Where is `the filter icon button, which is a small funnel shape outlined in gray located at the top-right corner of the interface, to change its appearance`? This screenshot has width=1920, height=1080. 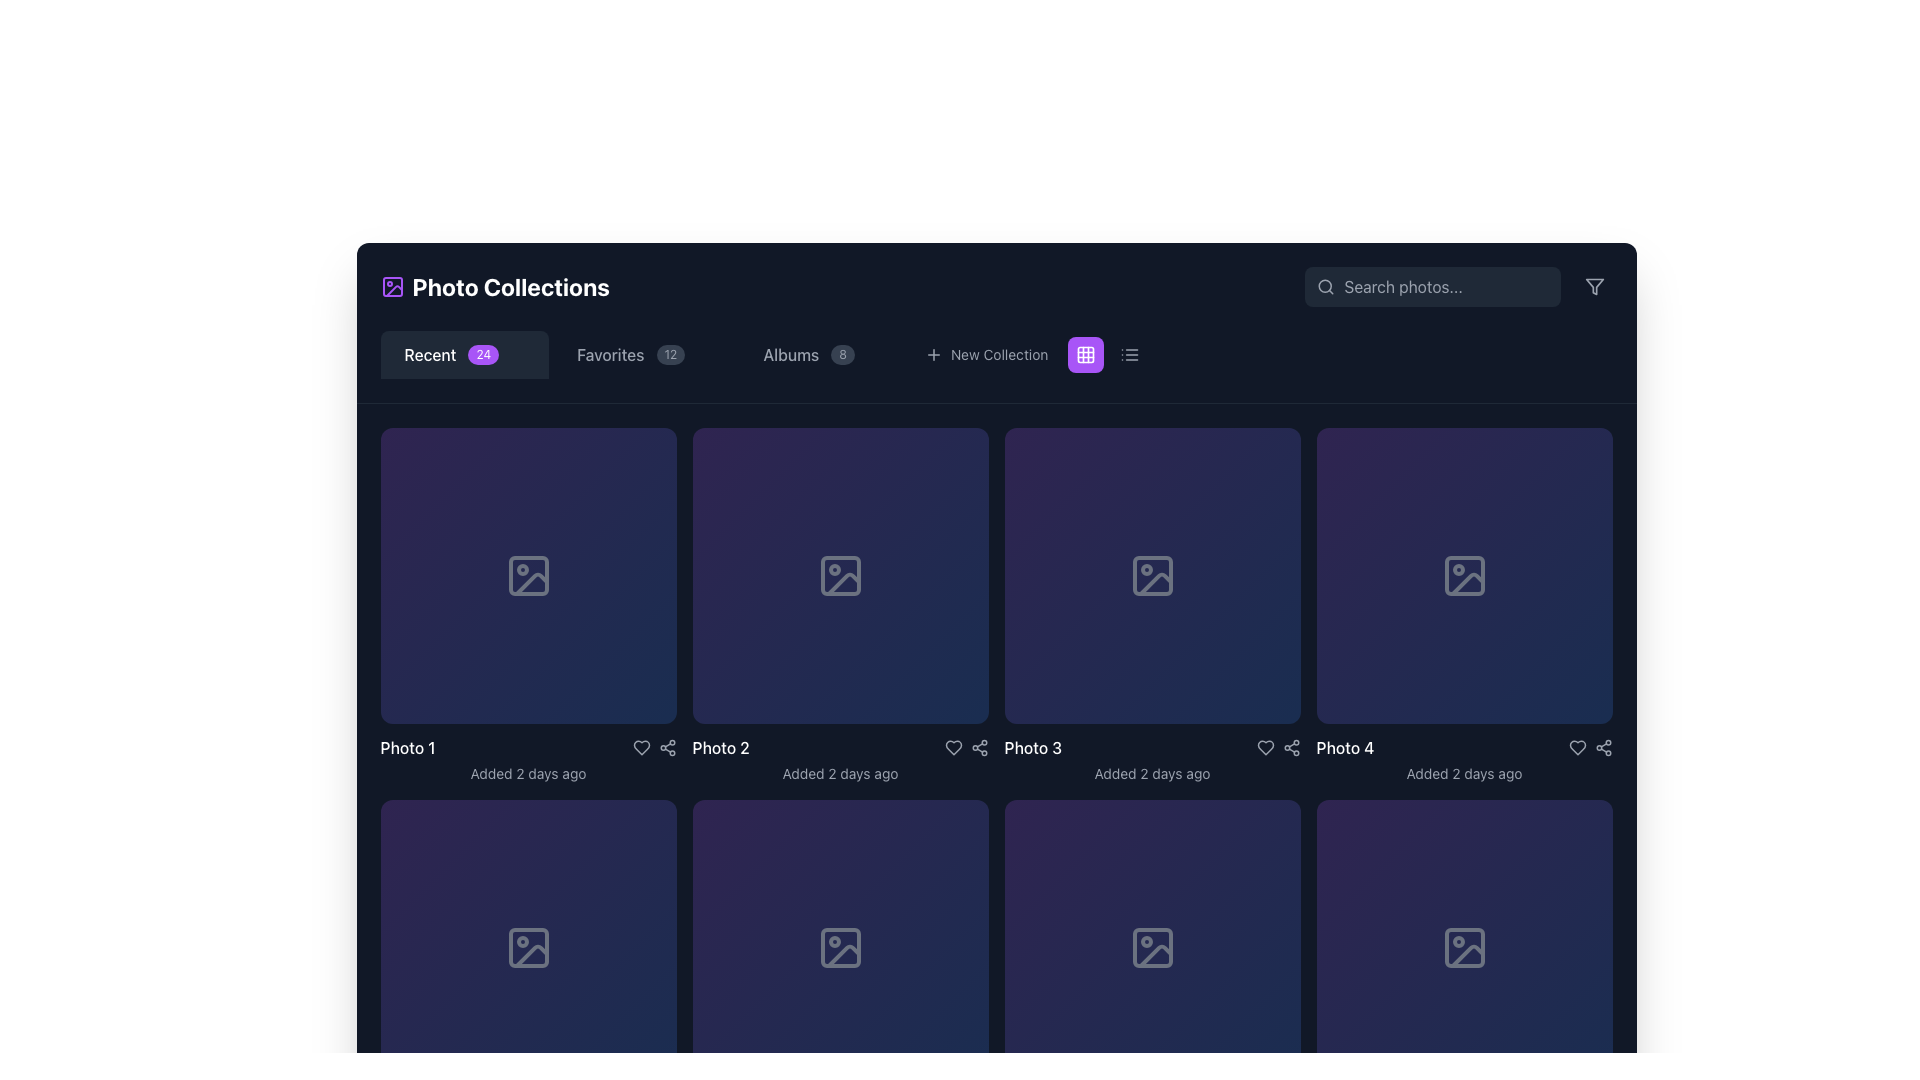 the filter icon button, which is a small funnel shape outlined in gray located at the top-right corner of the interface, to change its appearance is located at coordinates (1593, 286).